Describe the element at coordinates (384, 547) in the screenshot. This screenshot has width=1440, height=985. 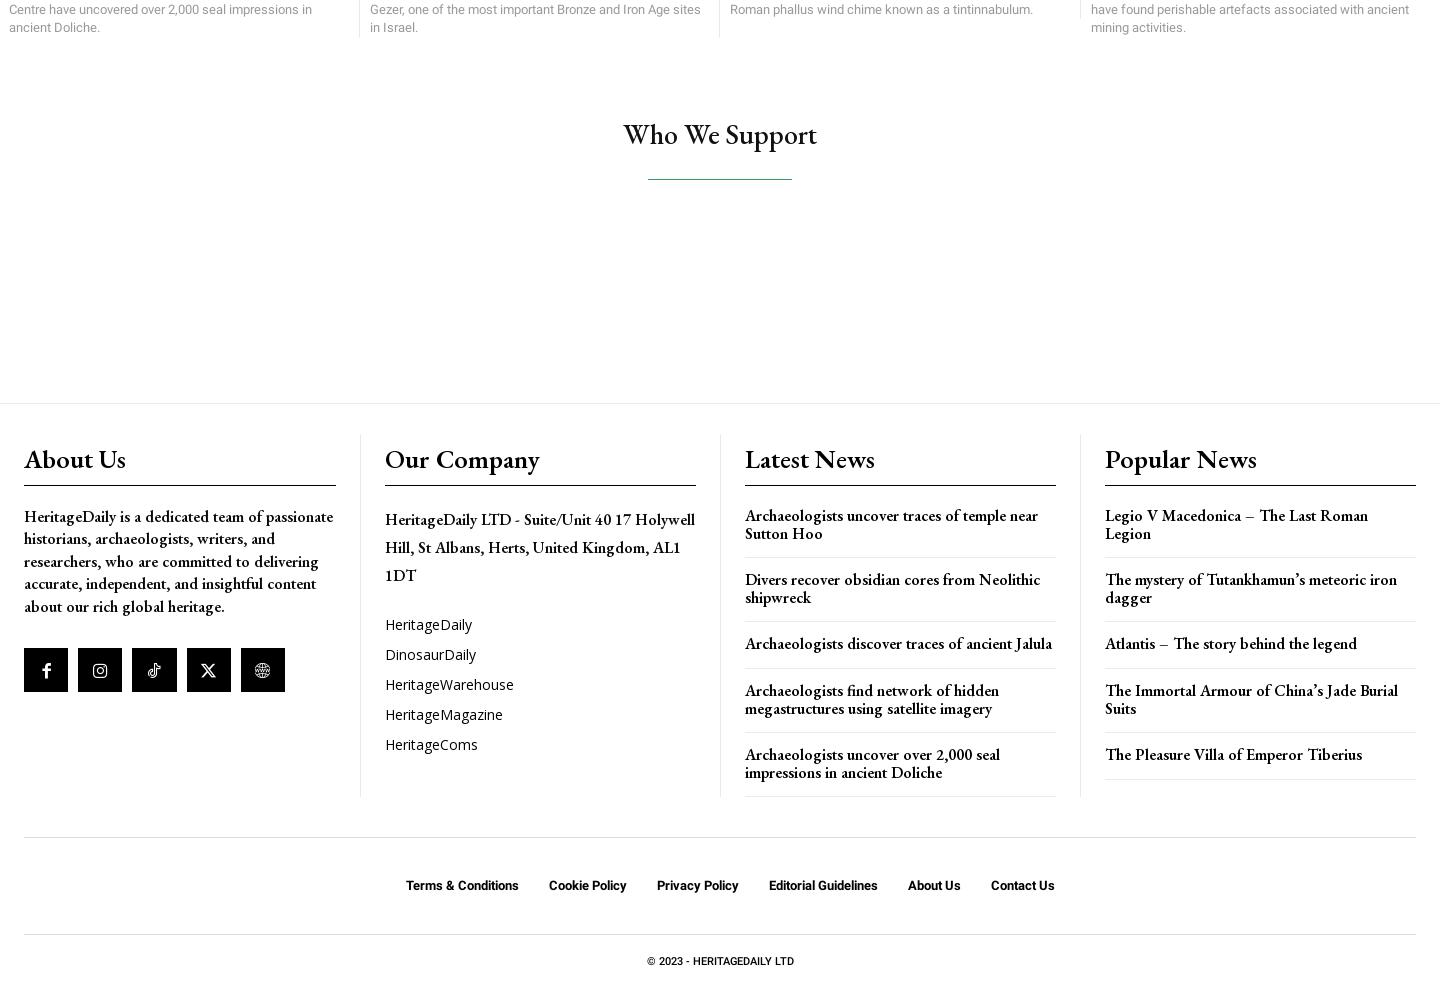
I see `'HeritageDaily LTD - Suite/Unit 40 17 Holywell Hill, St Albans, Herts, United Kingdom, AL1 1DT'` at that location.